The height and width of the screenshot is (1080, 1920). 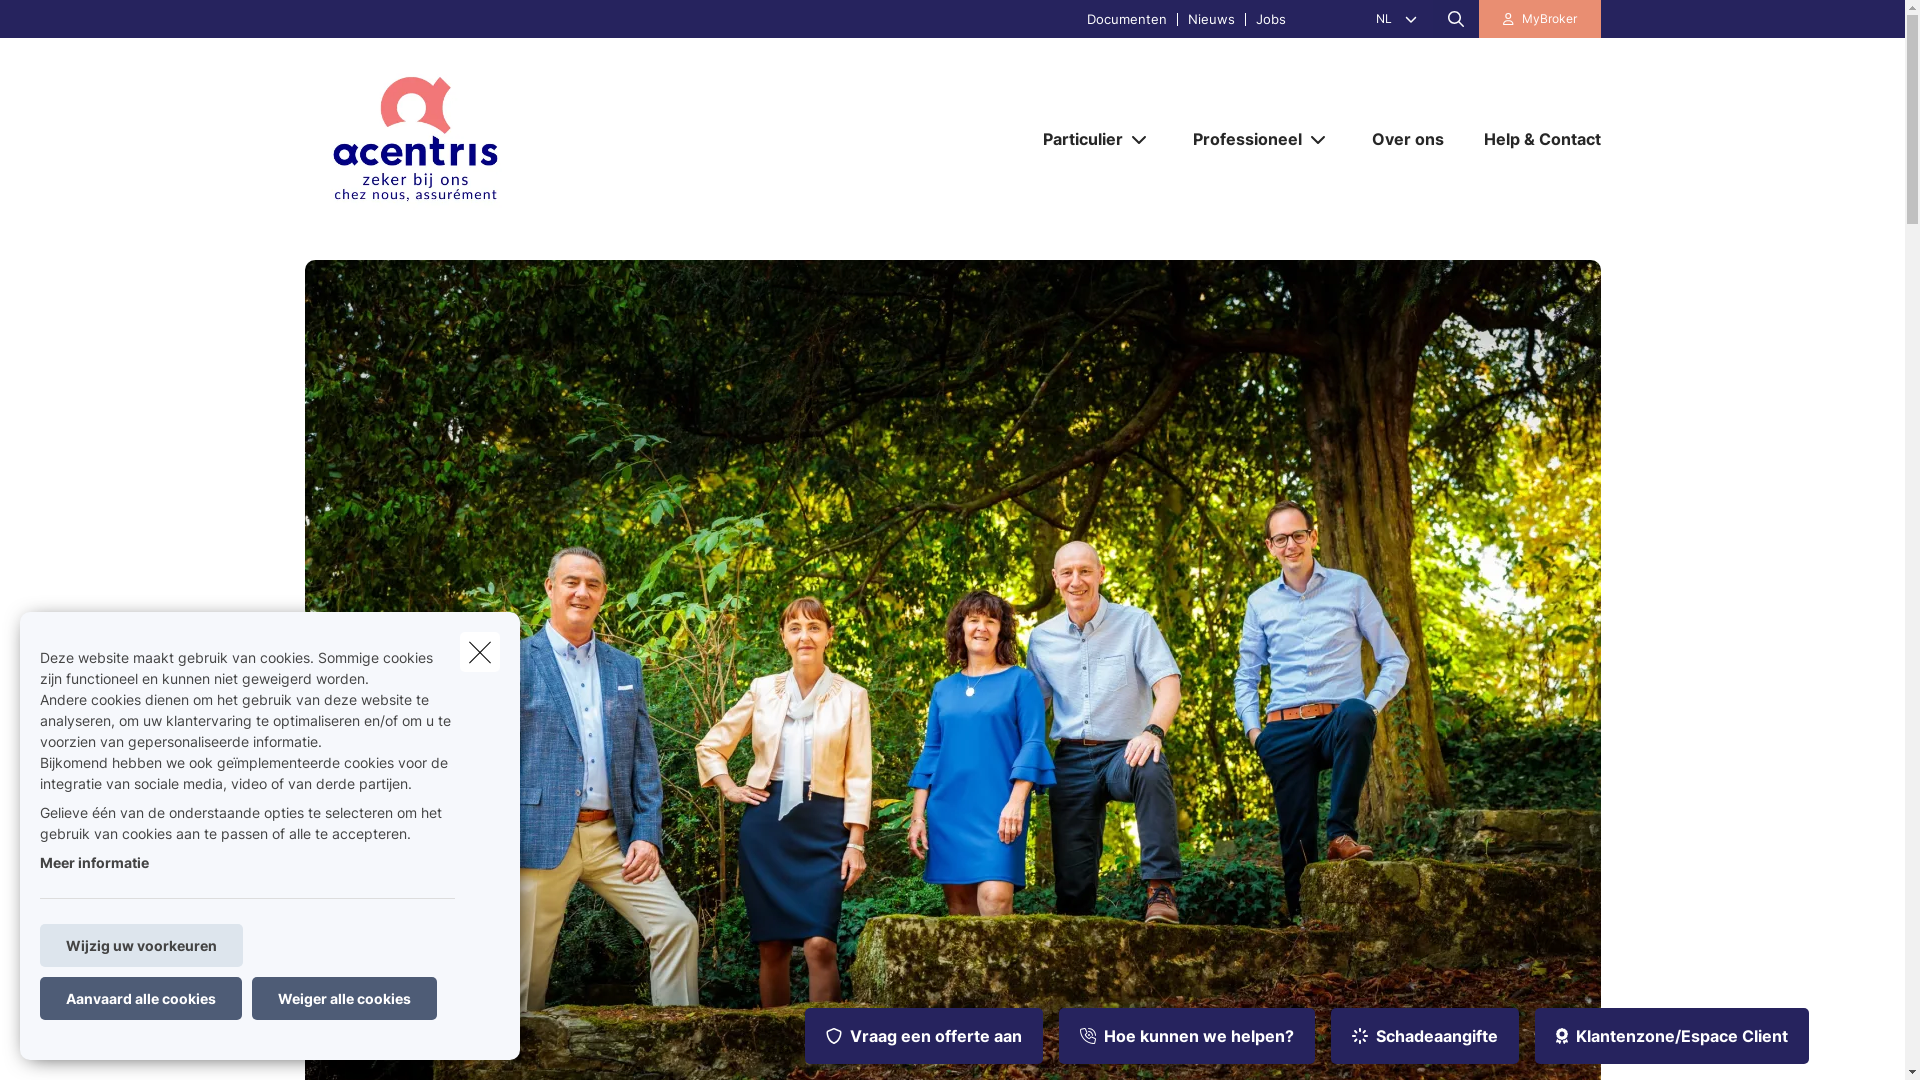 What do you see at coordinates (1209, 18) in the screenshot?
I see `'Nieuws'` at bounding box center [1209, 18].